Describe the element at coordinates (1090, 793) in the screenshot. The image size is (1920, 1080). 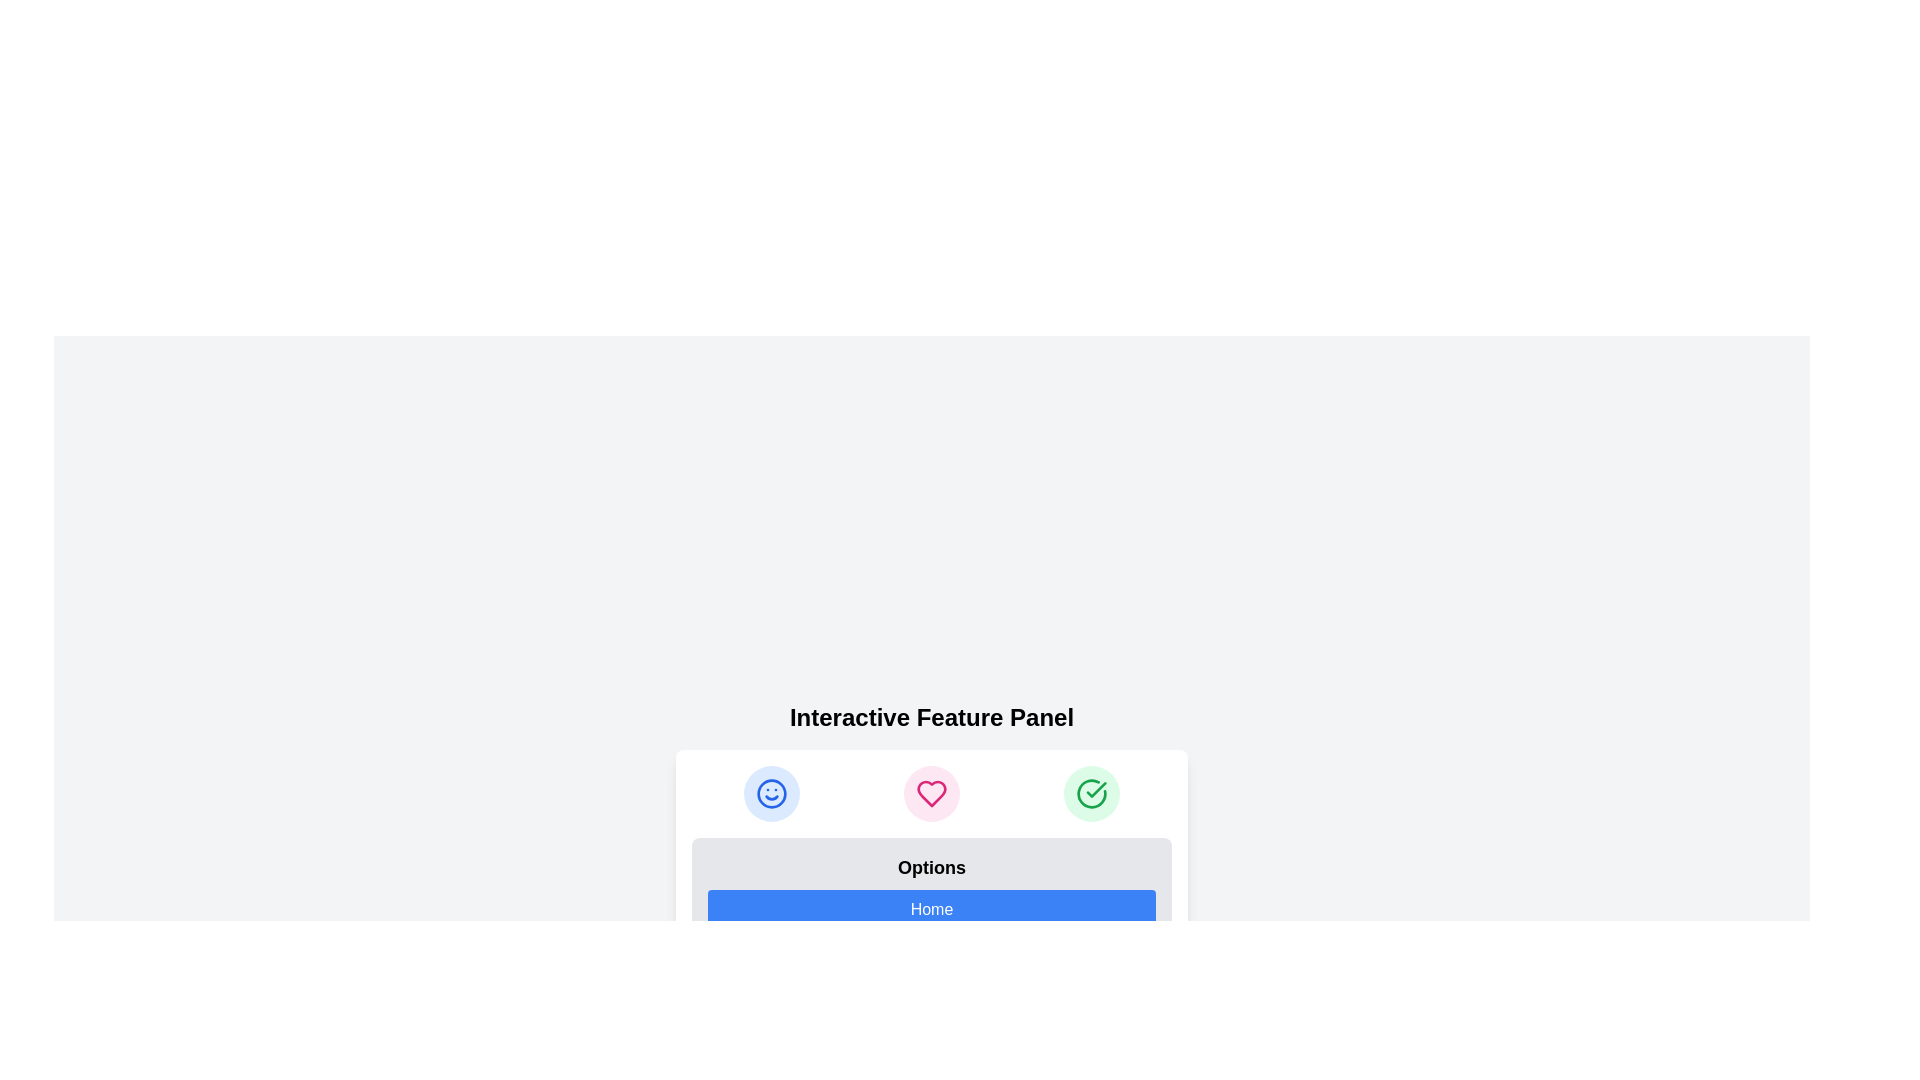
I see `the third icon in the horizontal row at the top of the interactive feature panel, which represents confirmation or success with a checkmark symbol` at that location.